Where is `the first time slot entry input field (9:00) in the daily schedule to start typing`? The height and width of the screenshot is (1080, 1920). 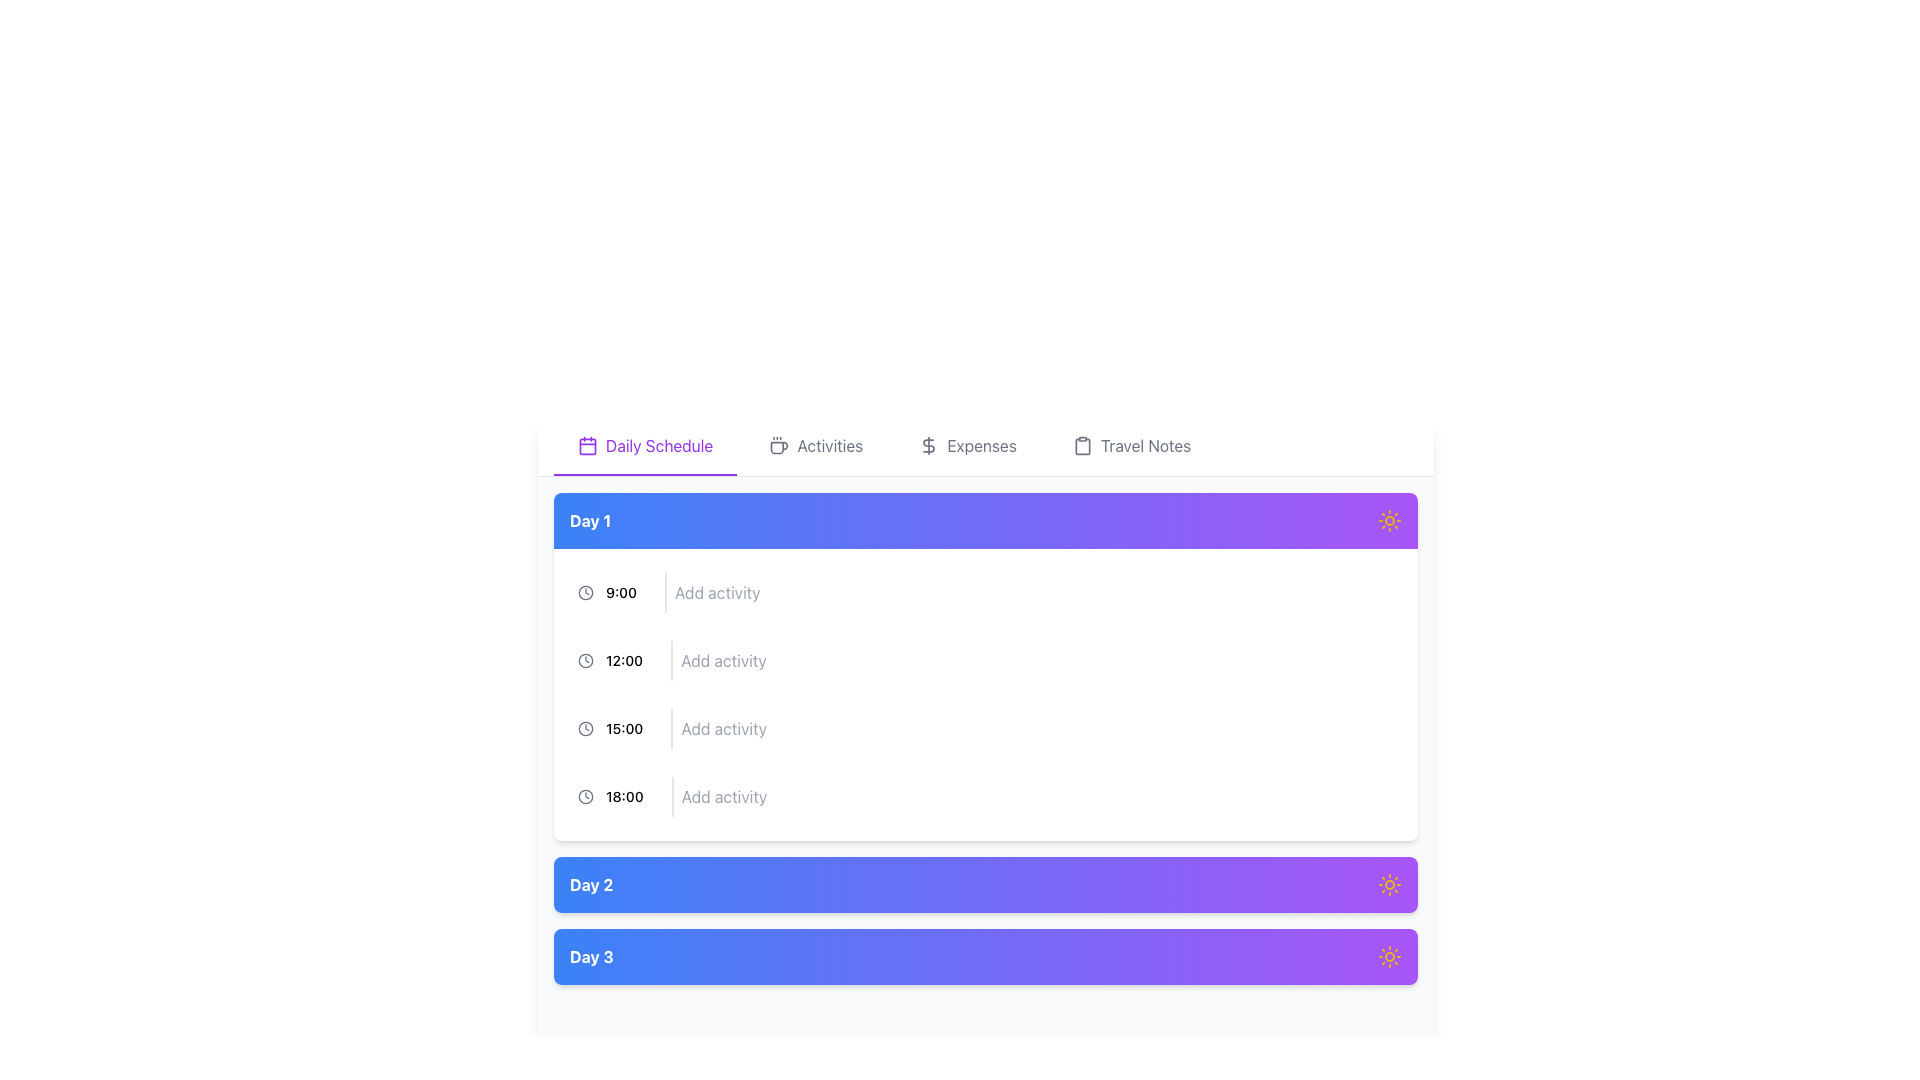 the first time slot entry input field (9:00) in the daily schedule to start typing is located at coordinates (985, 592).